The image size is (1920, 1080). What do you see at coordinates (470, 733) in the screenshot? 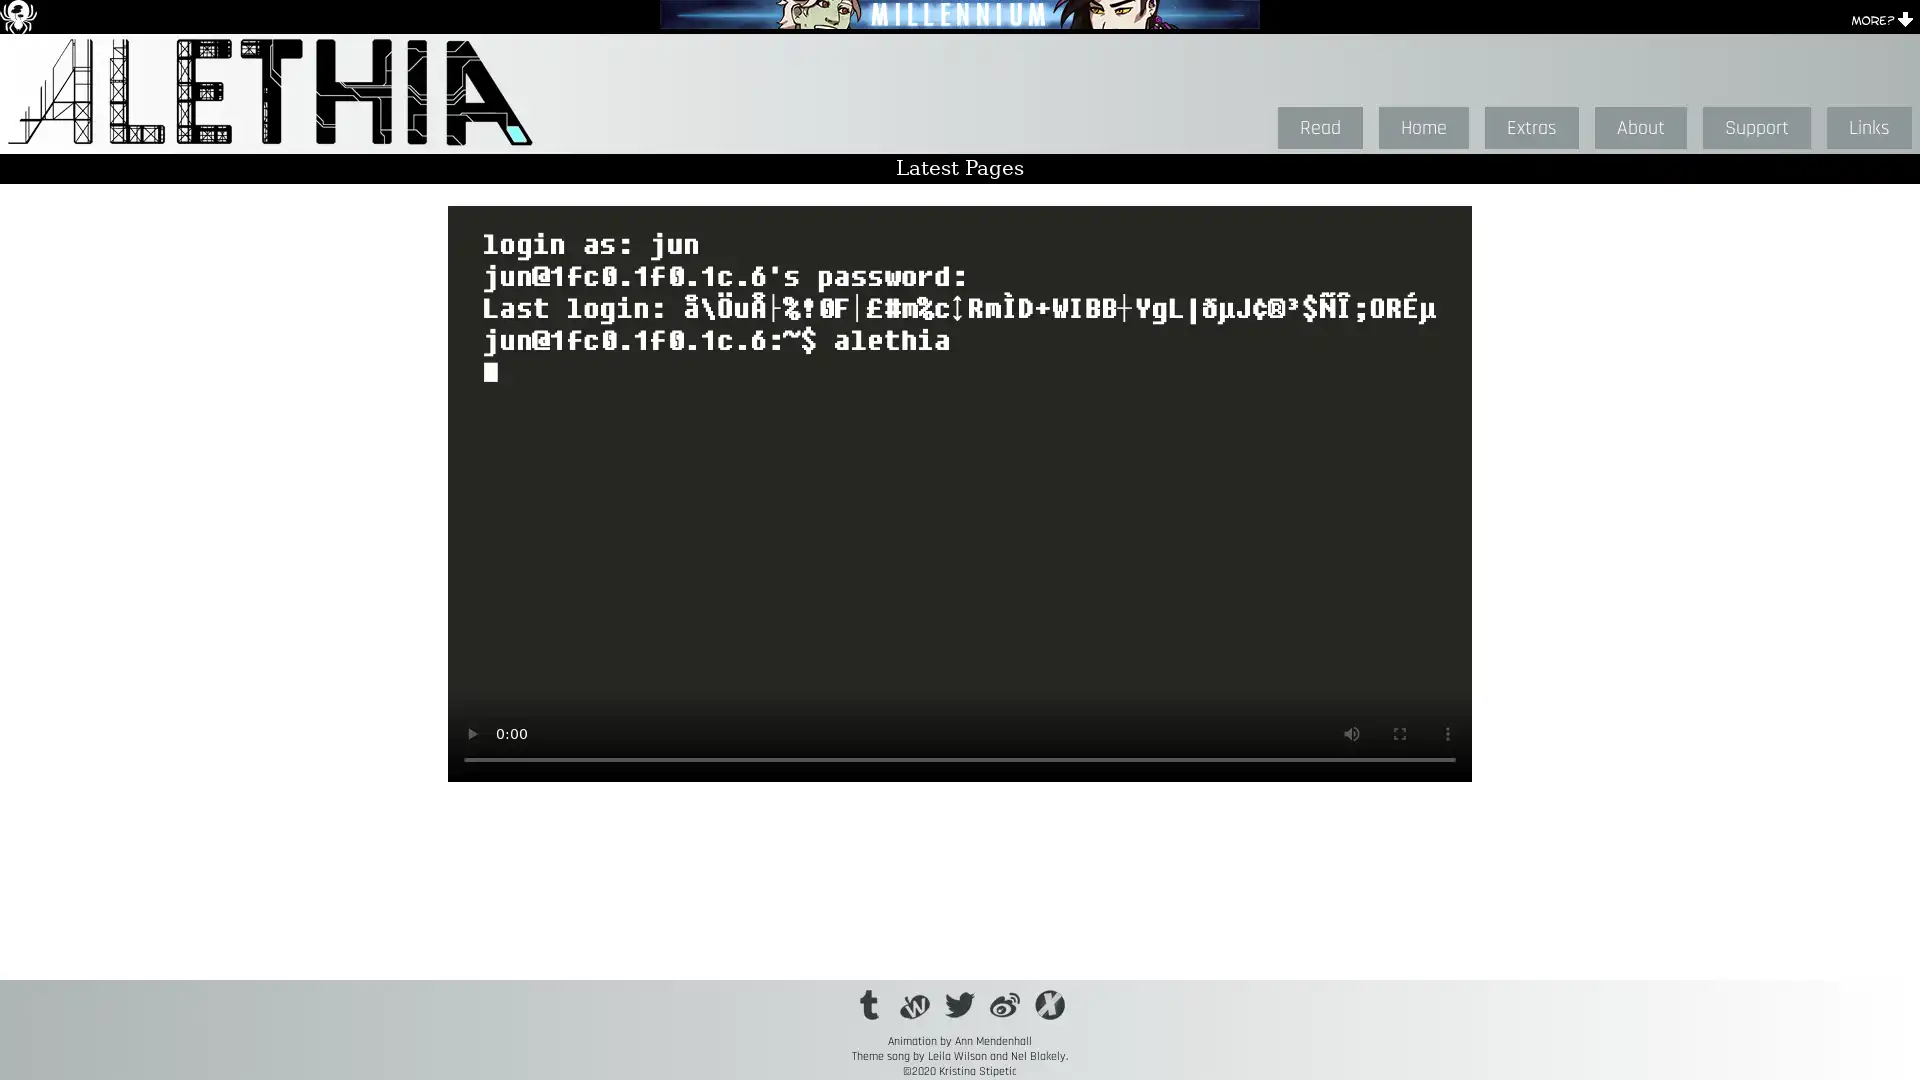
I see `play` at bounding box center [470, 733].